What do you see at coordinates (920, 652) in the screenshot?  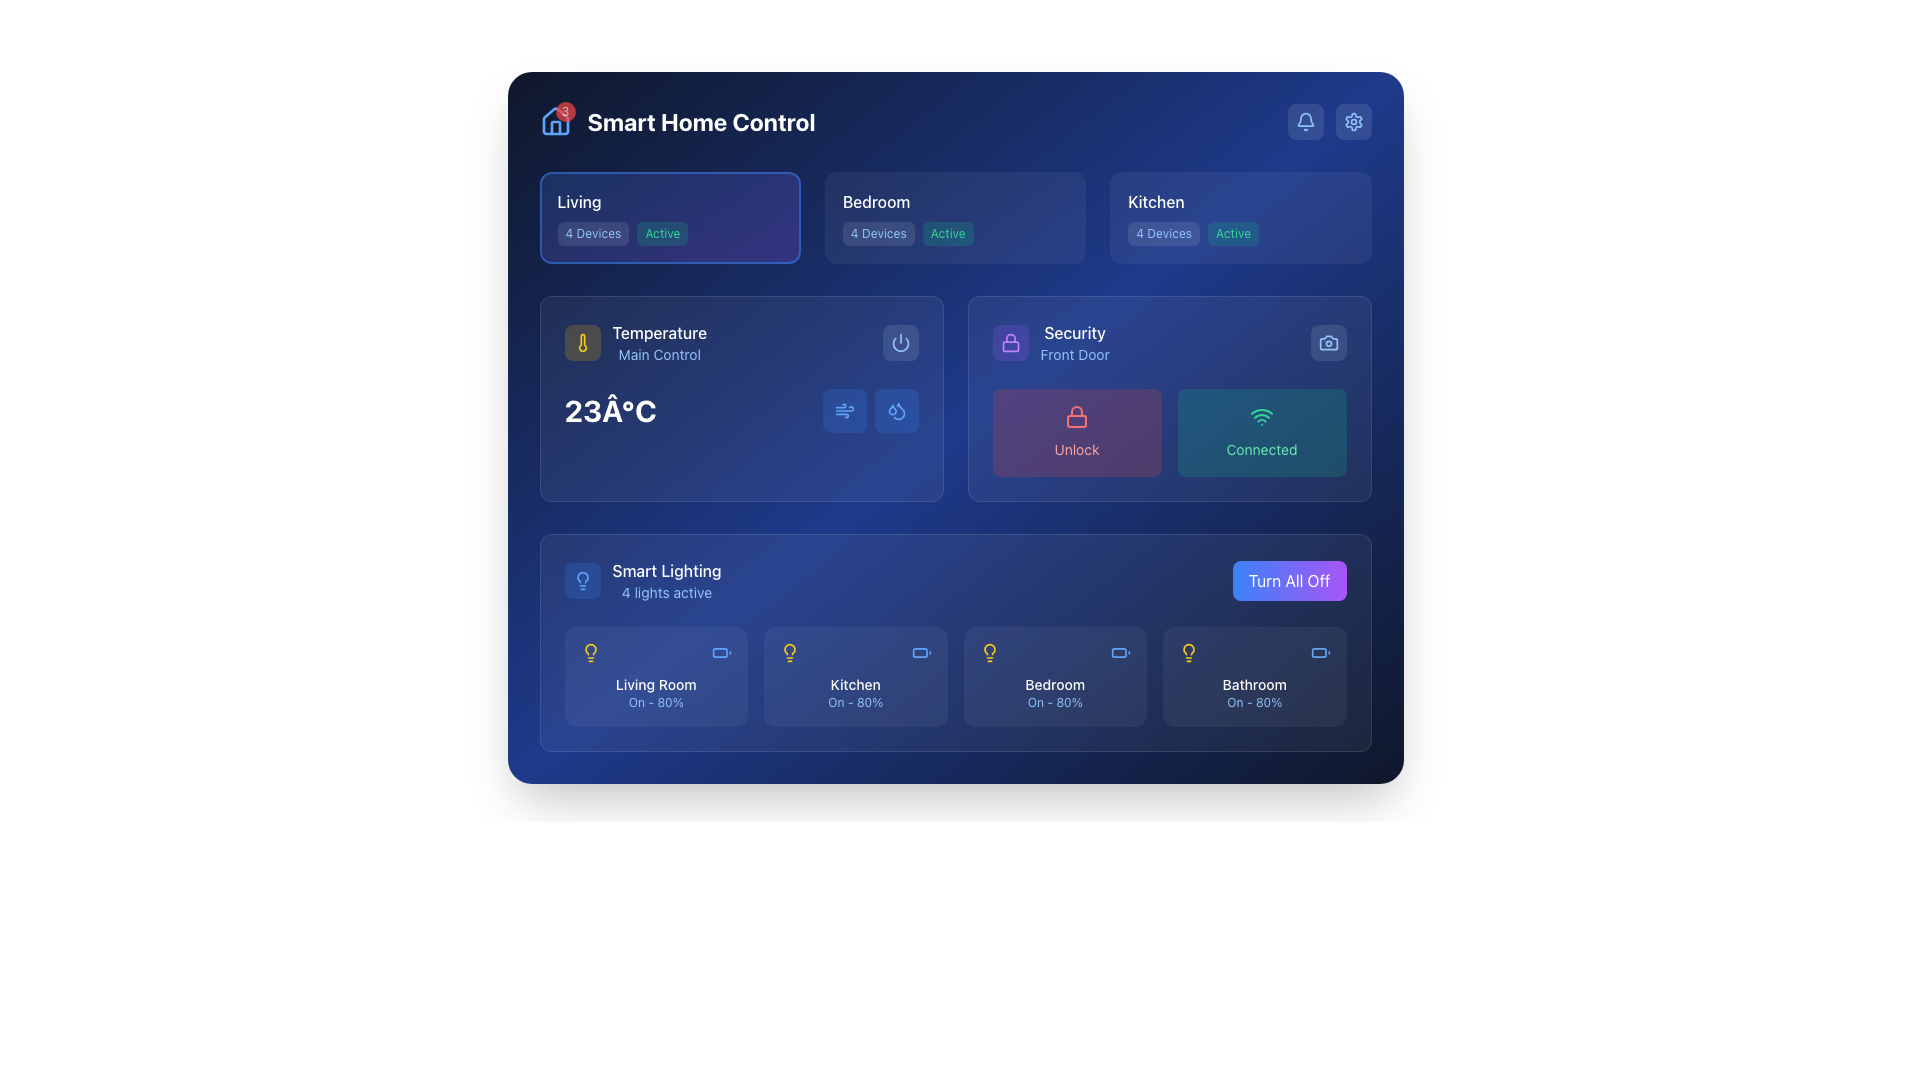 I see `the battery-related icon representing the Kitchen lighting settings in the 'Smart Lighting' section, which is the second icon from the left in the row of icons` at bounding box center [920, 652].